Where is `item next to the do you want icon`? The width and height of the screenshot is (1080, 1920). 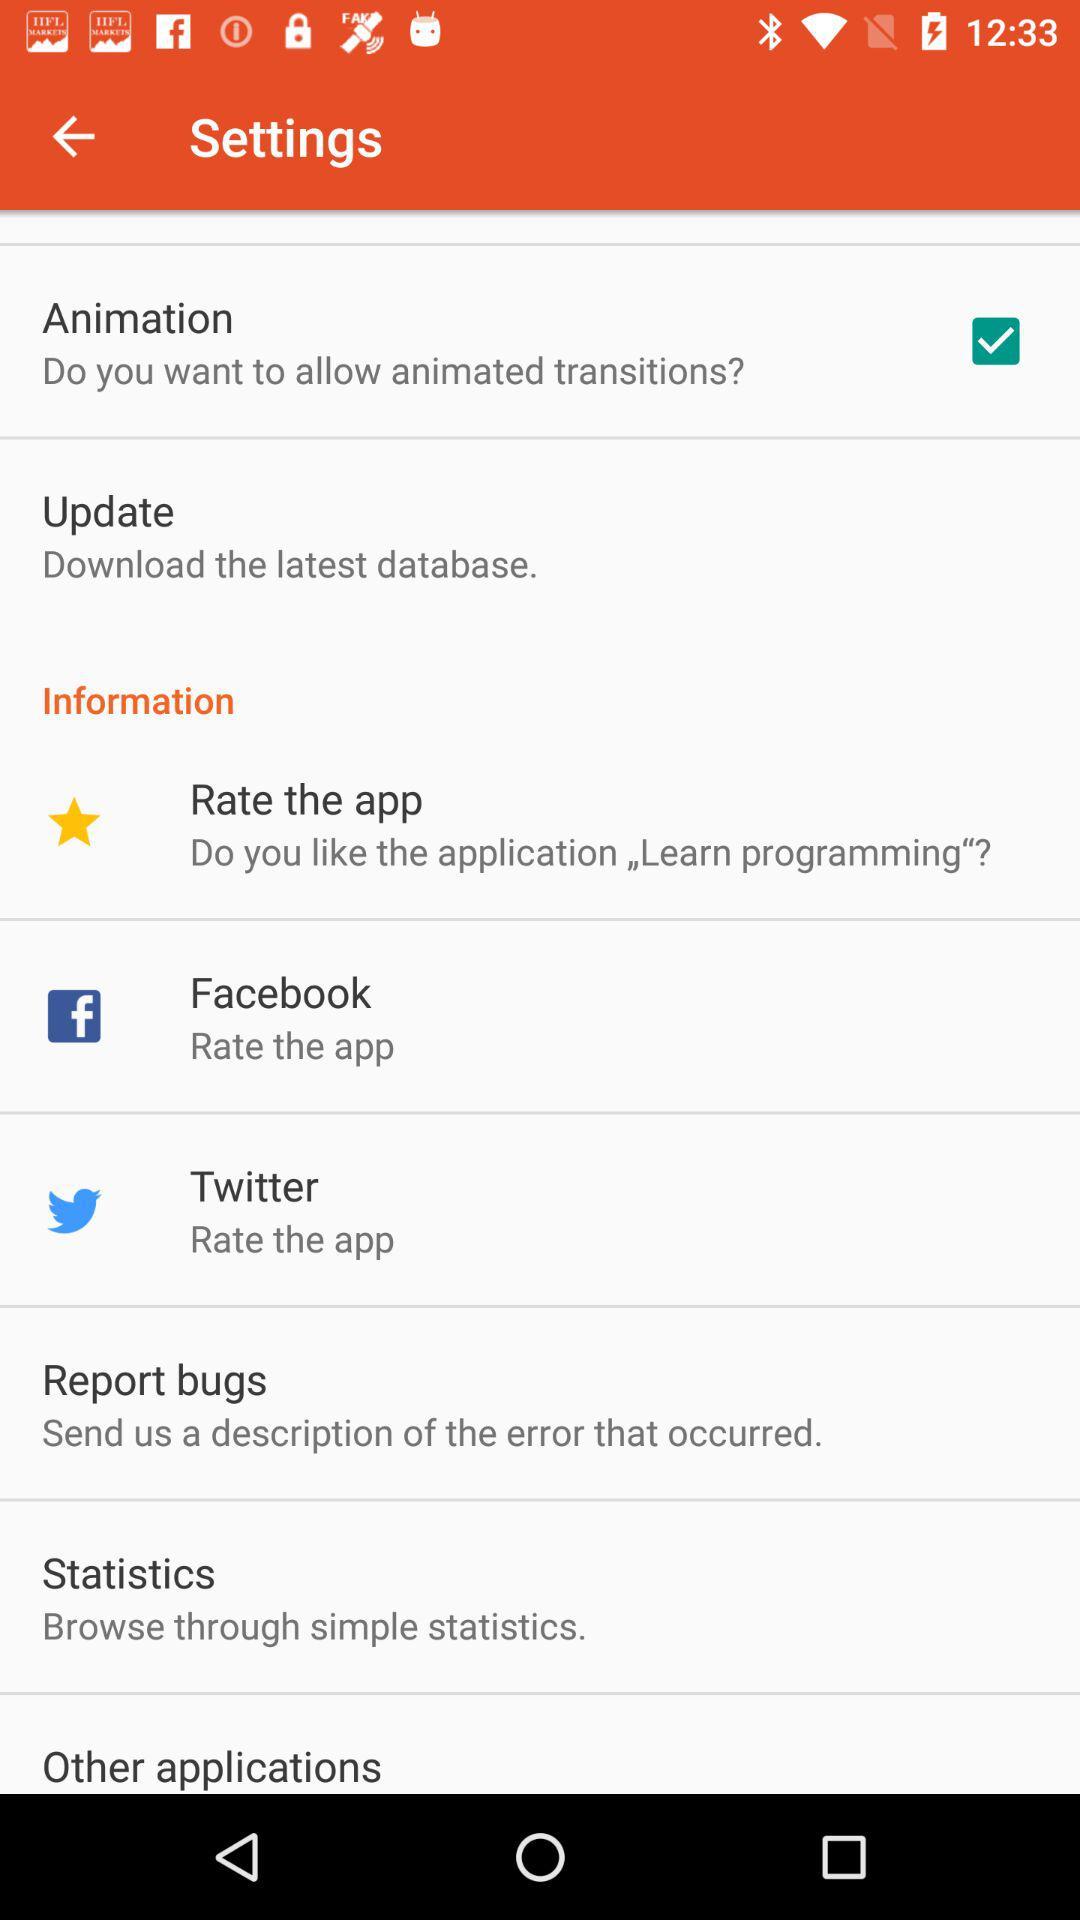
item next to the do you want icon is located at coordinates (995, 341).